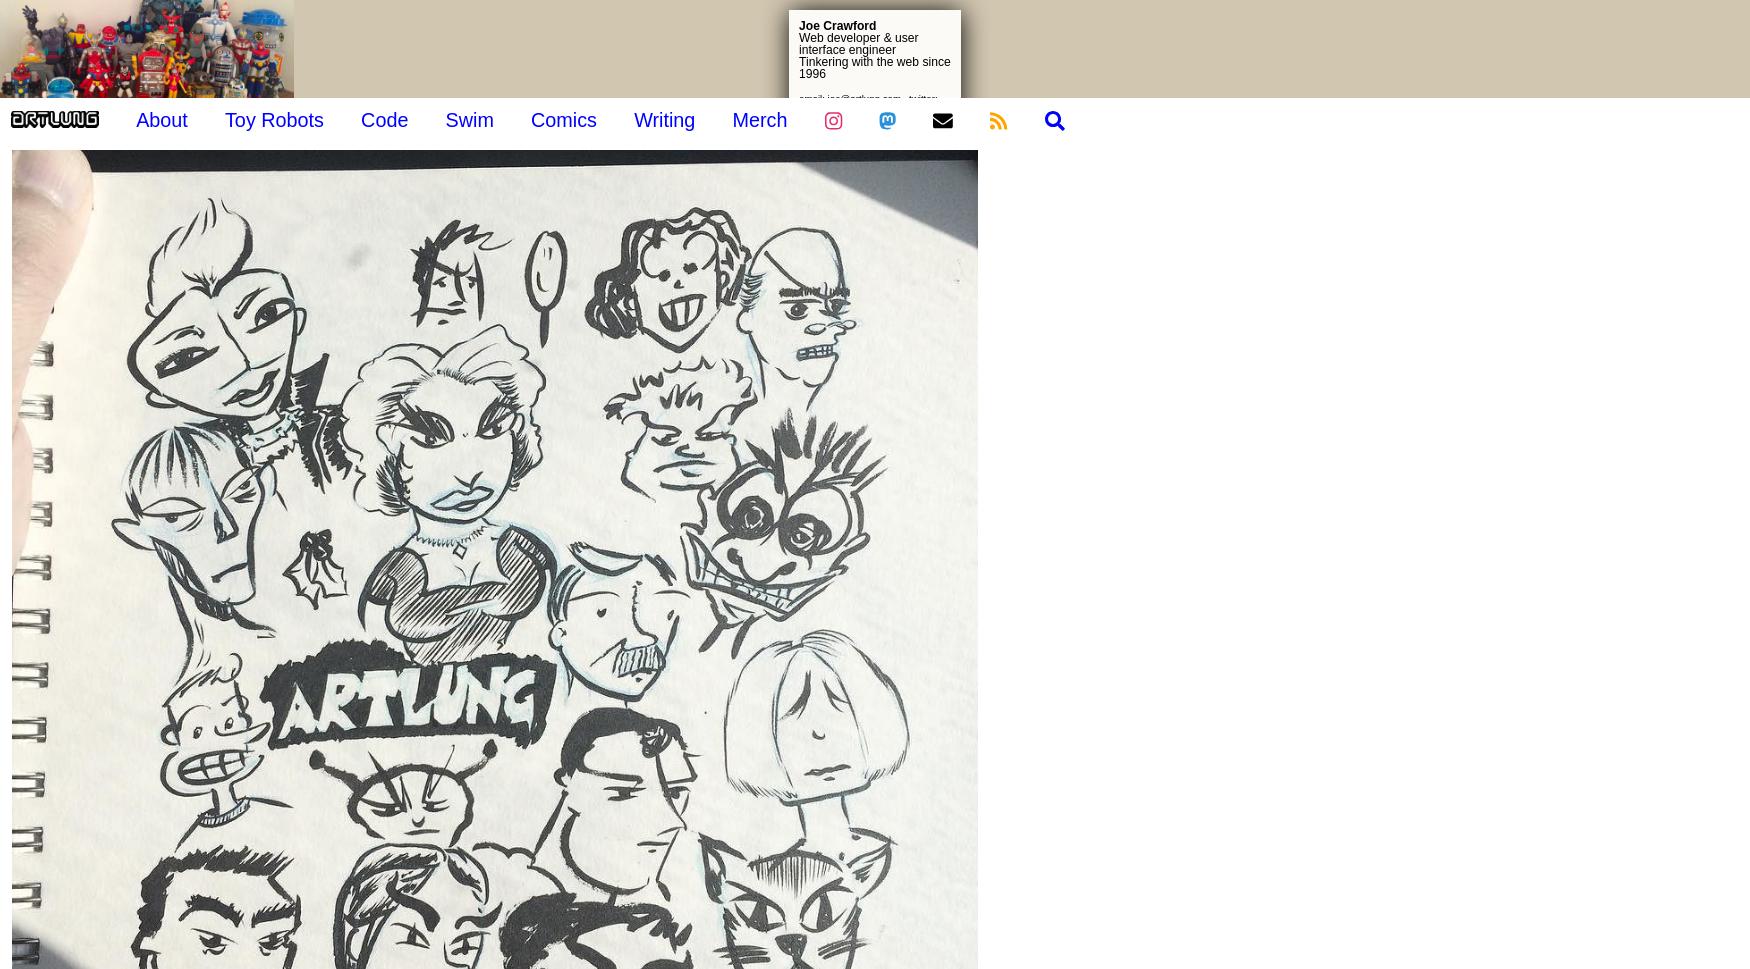 This screenshot has width=1750, height=969. What do you see at coordinates (1669, 224) in the screenshot?
I see `'@artlung'` at bounding box center [1669, 224].